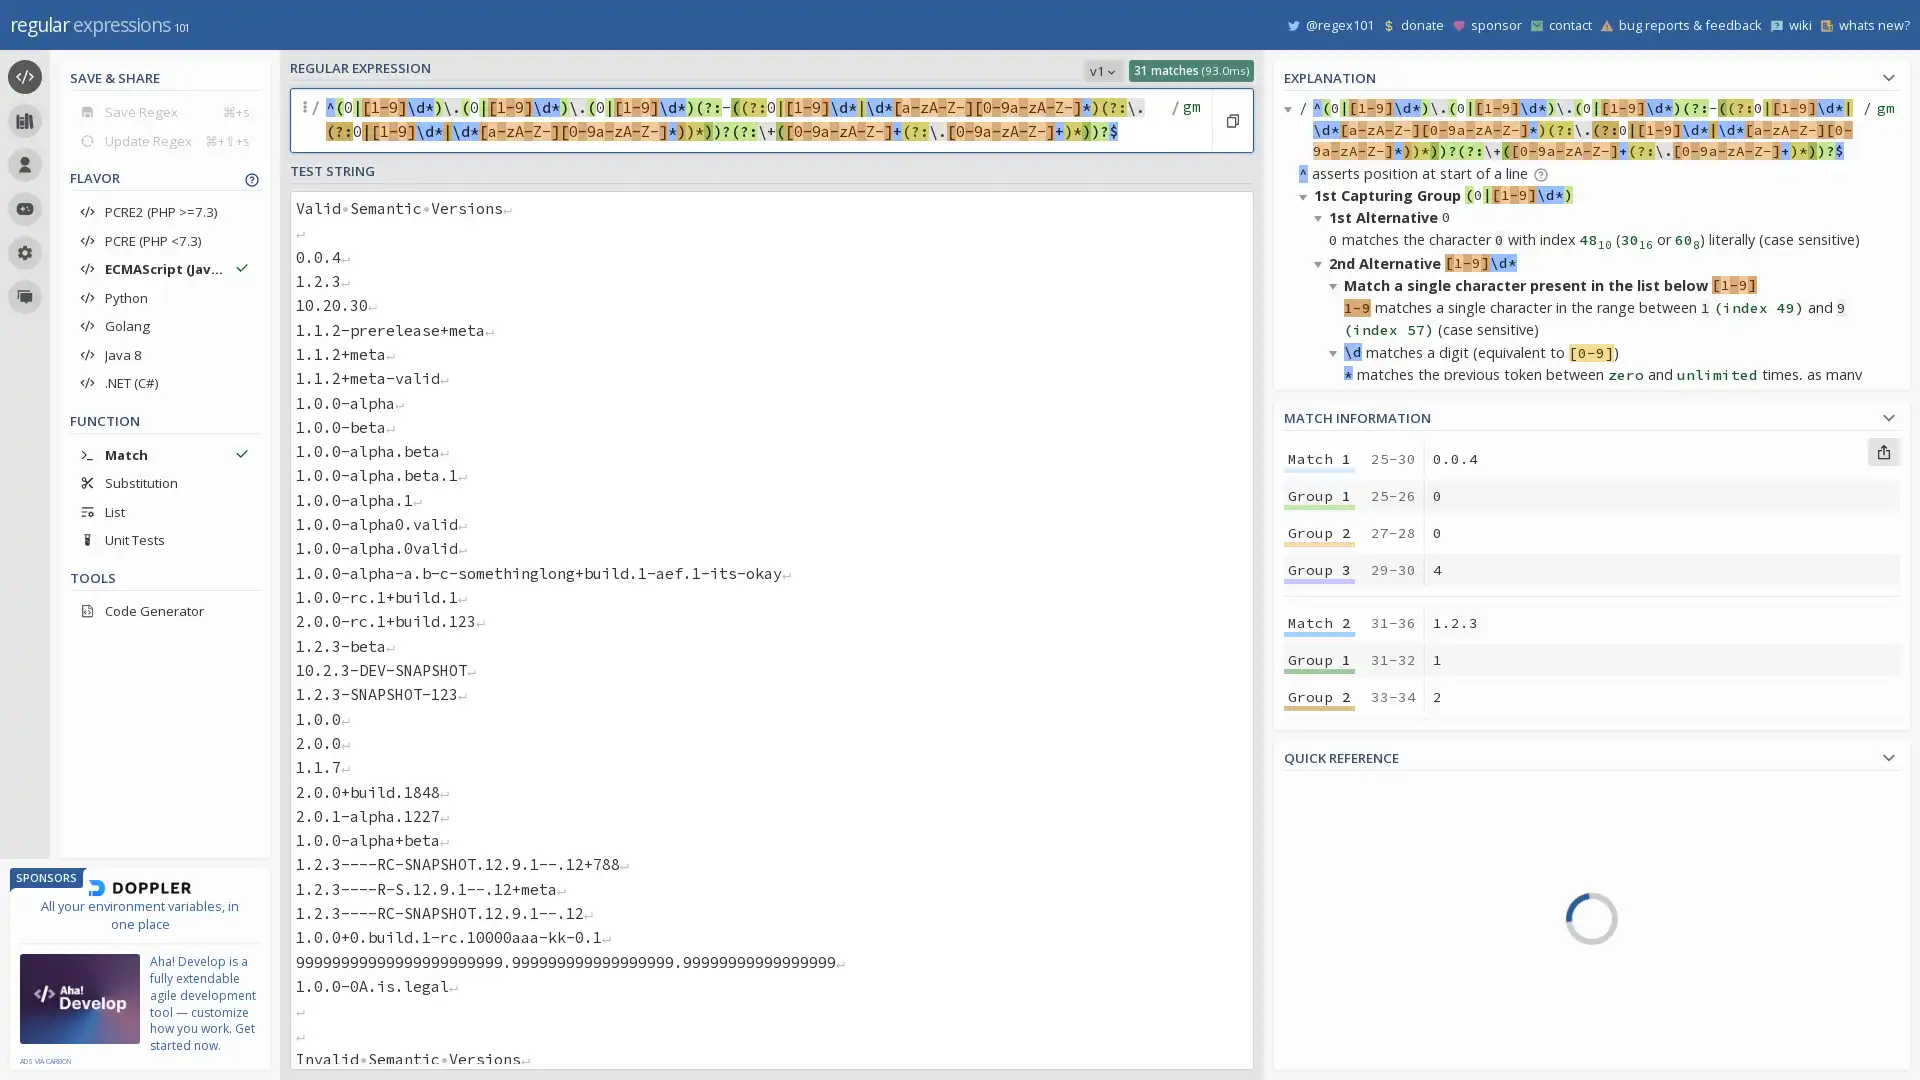 The height and width of the screenshot is (1080, 1920). What do you see at coordinates (1306, 443) in the screenshot?
I see `Collapse Subtree` at bounding box center [1306, 443].